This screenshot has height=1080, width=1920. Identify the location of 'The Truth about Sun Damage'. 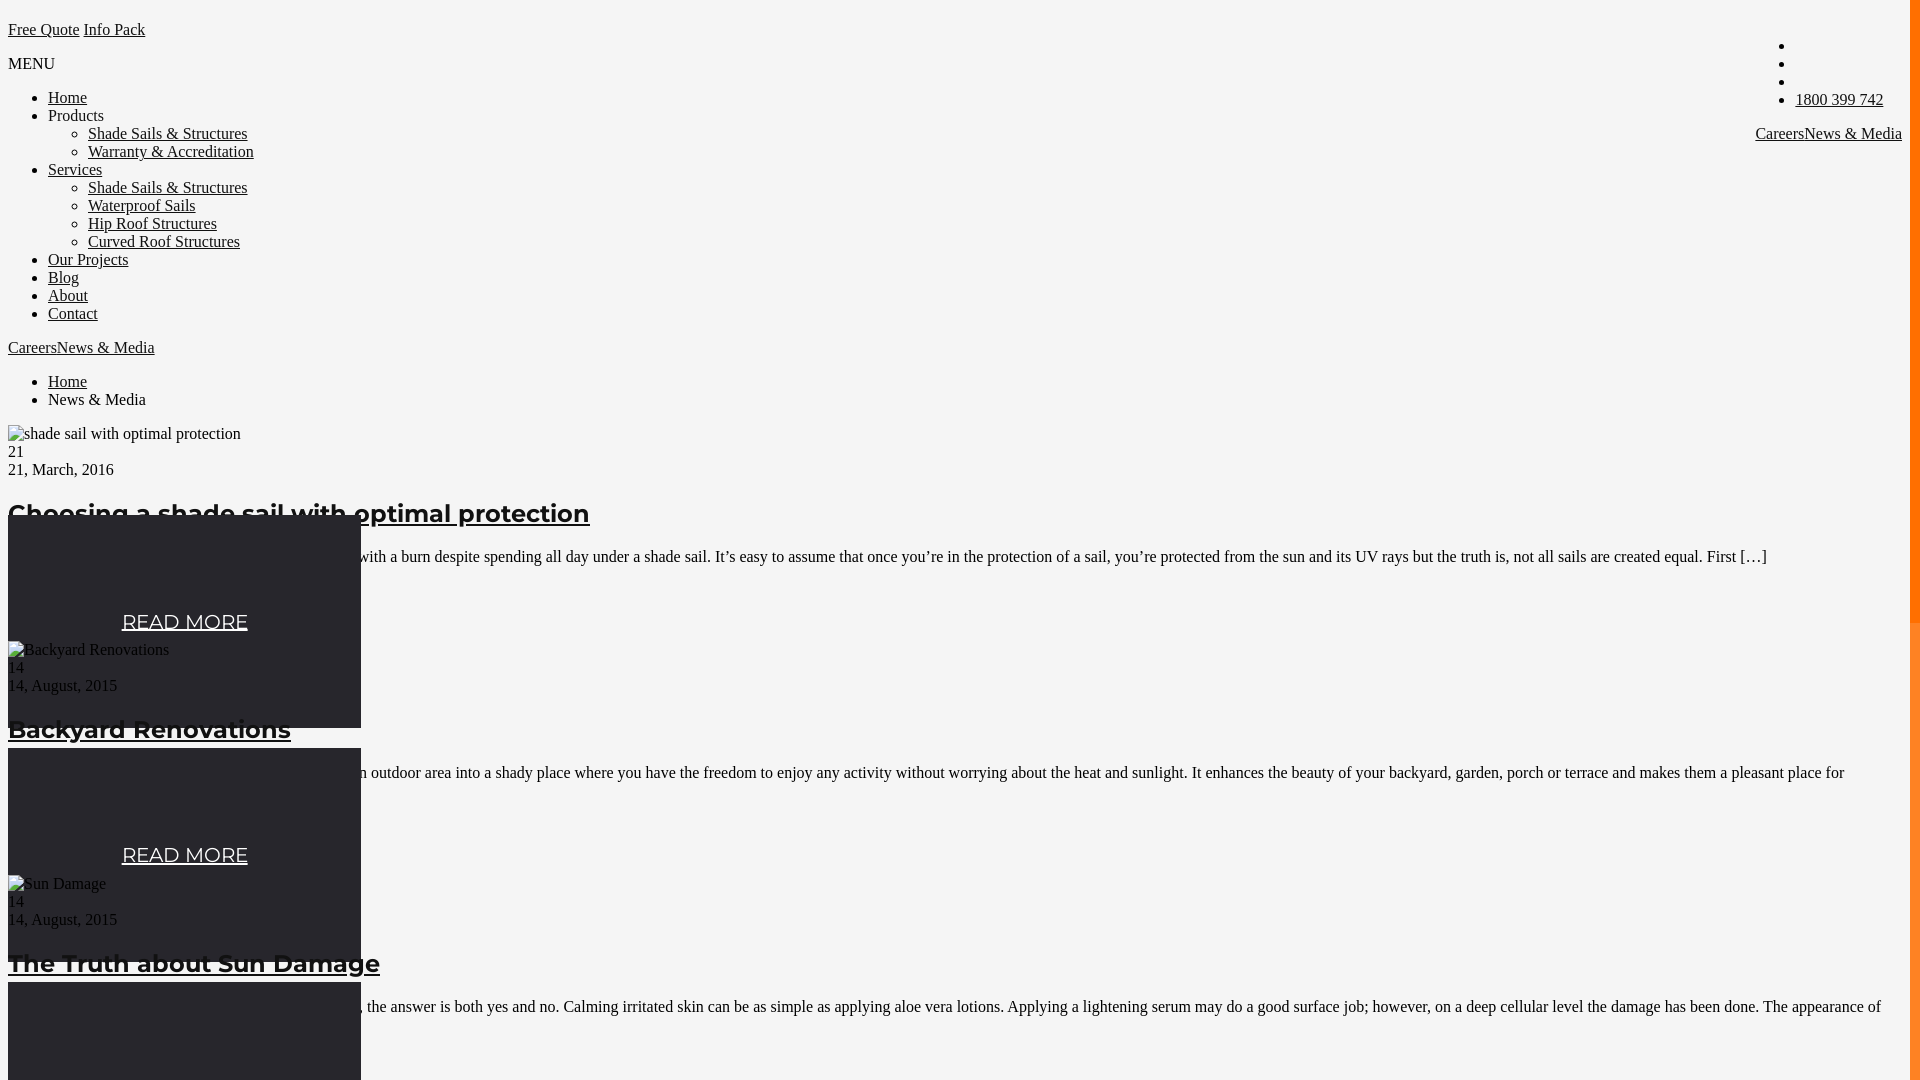
(193, 962).